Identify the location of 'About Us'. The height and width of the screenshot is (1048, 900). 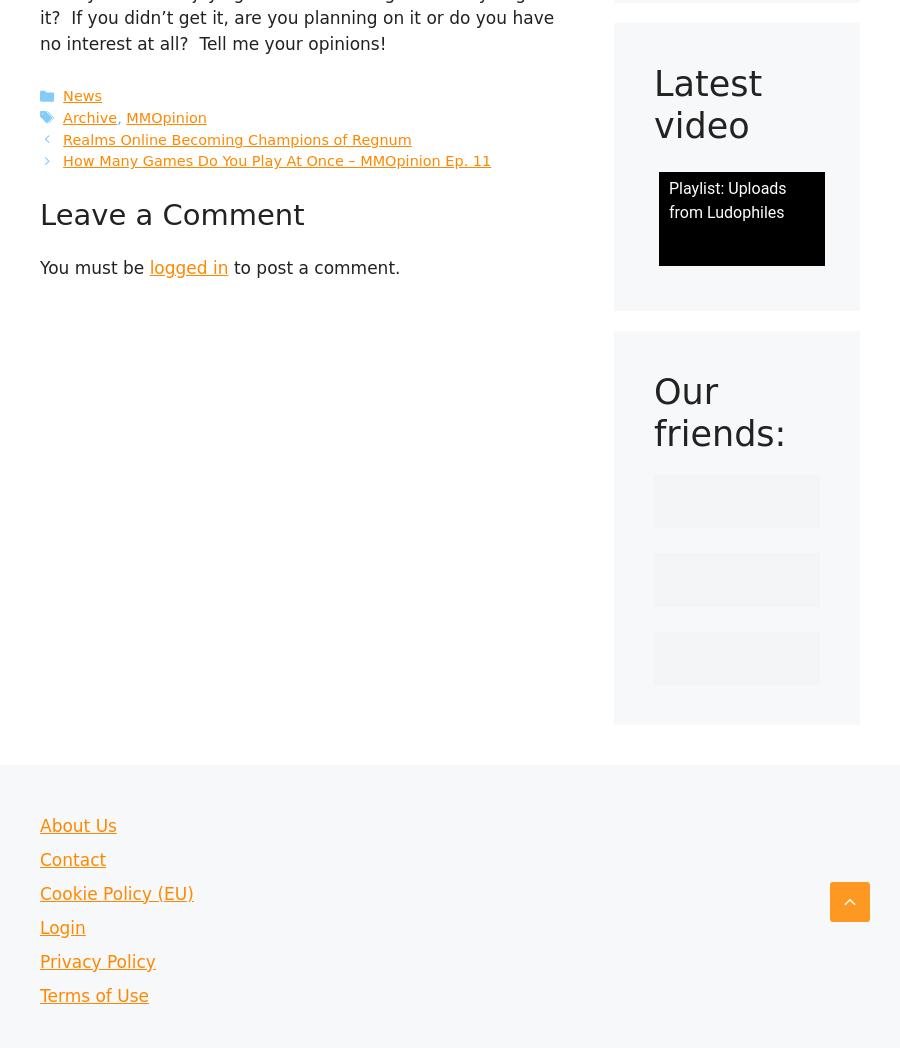
(77, 823).